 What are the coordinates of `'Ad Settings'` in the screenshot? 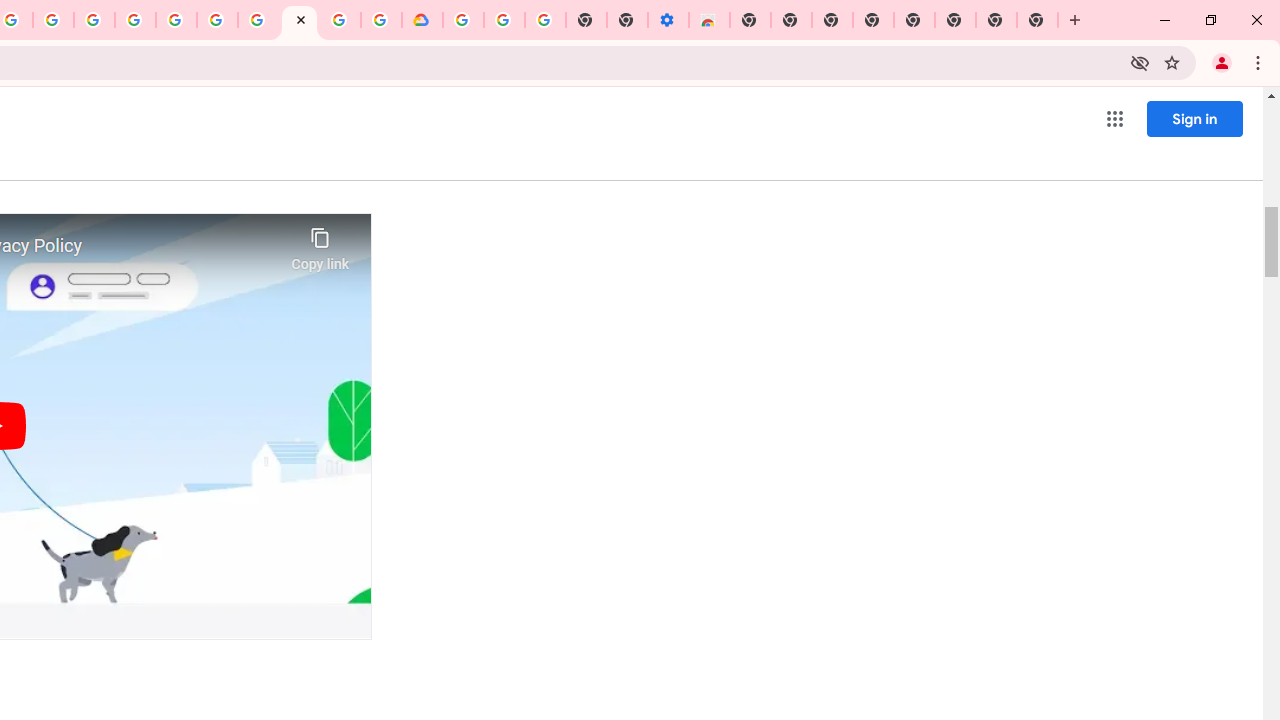 It's located at (134, 20).